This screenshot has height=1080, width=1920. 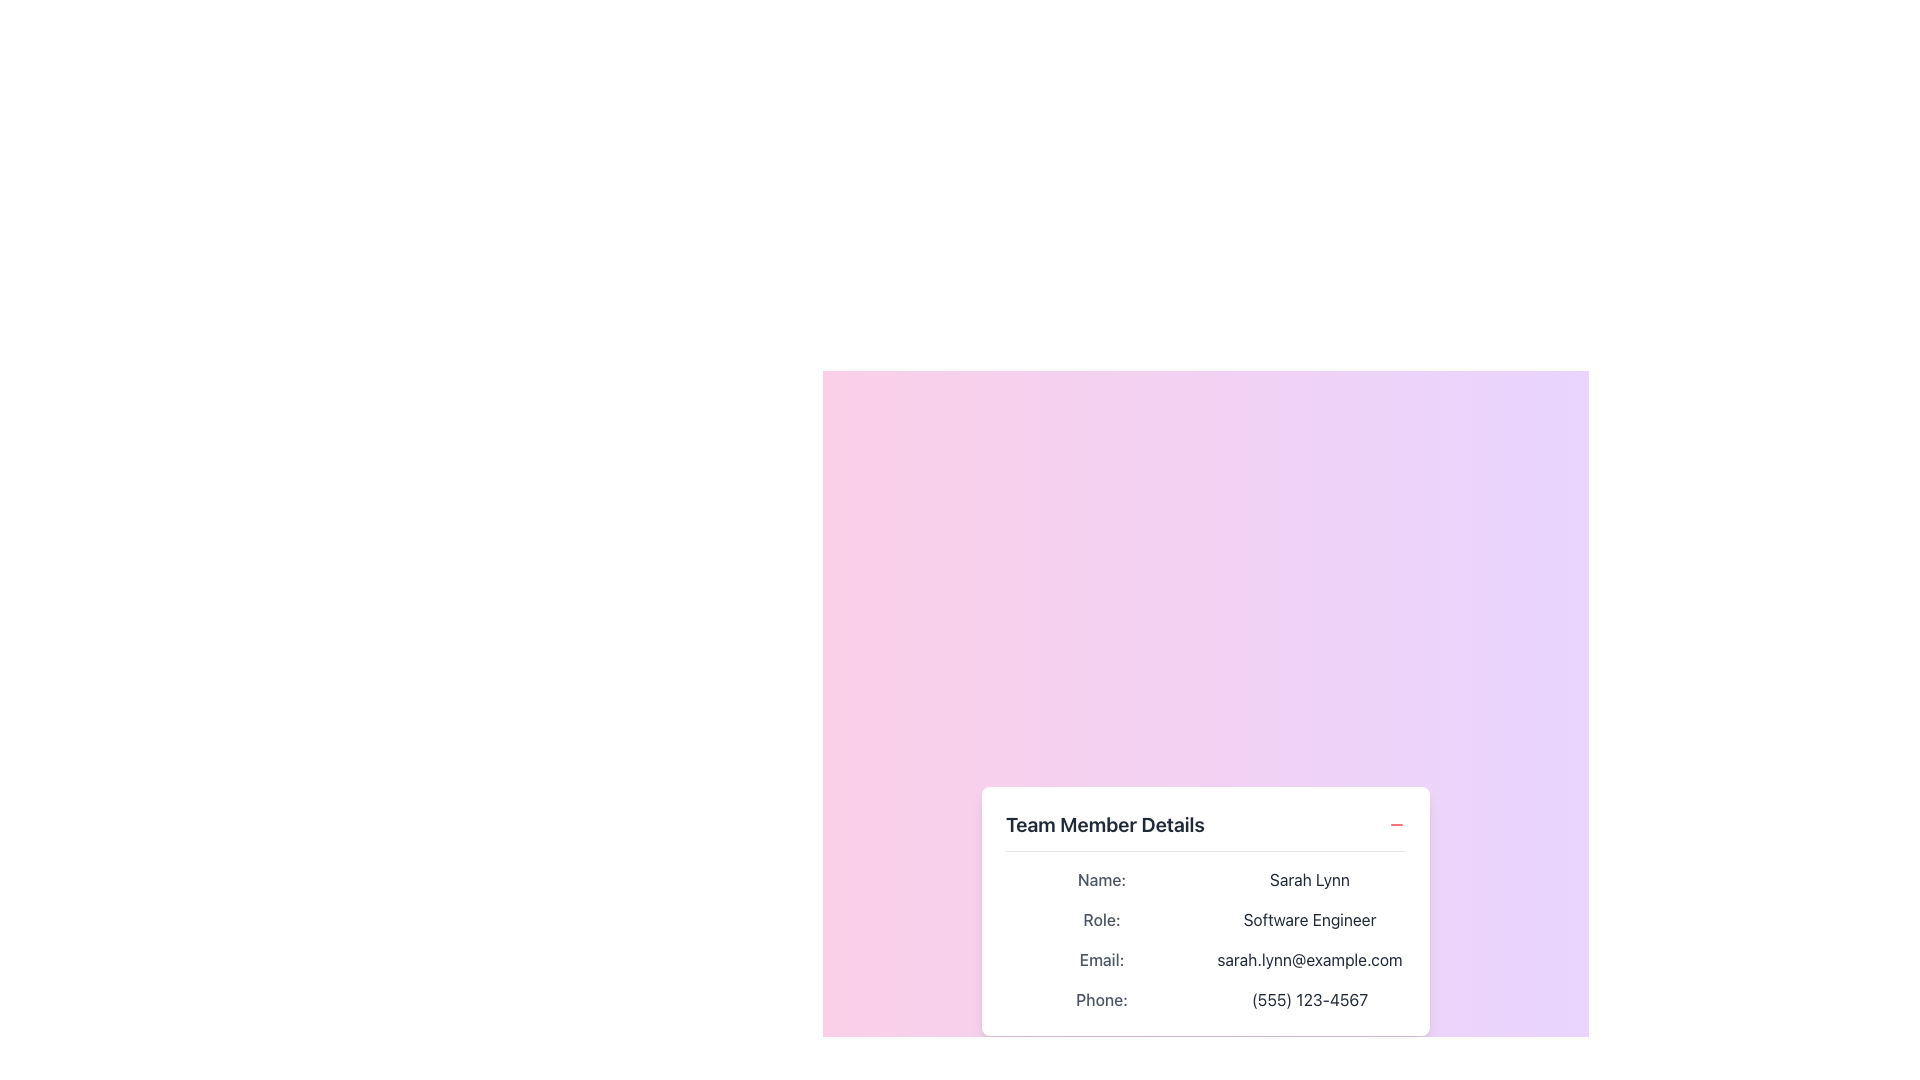 I want to click on the static text field displaying 'Software Engineer', which is styled in dark gray and positioned immediately to the right of the label 'Role:' in the lower-middle section of the interface, so click(x=1310, y=919).